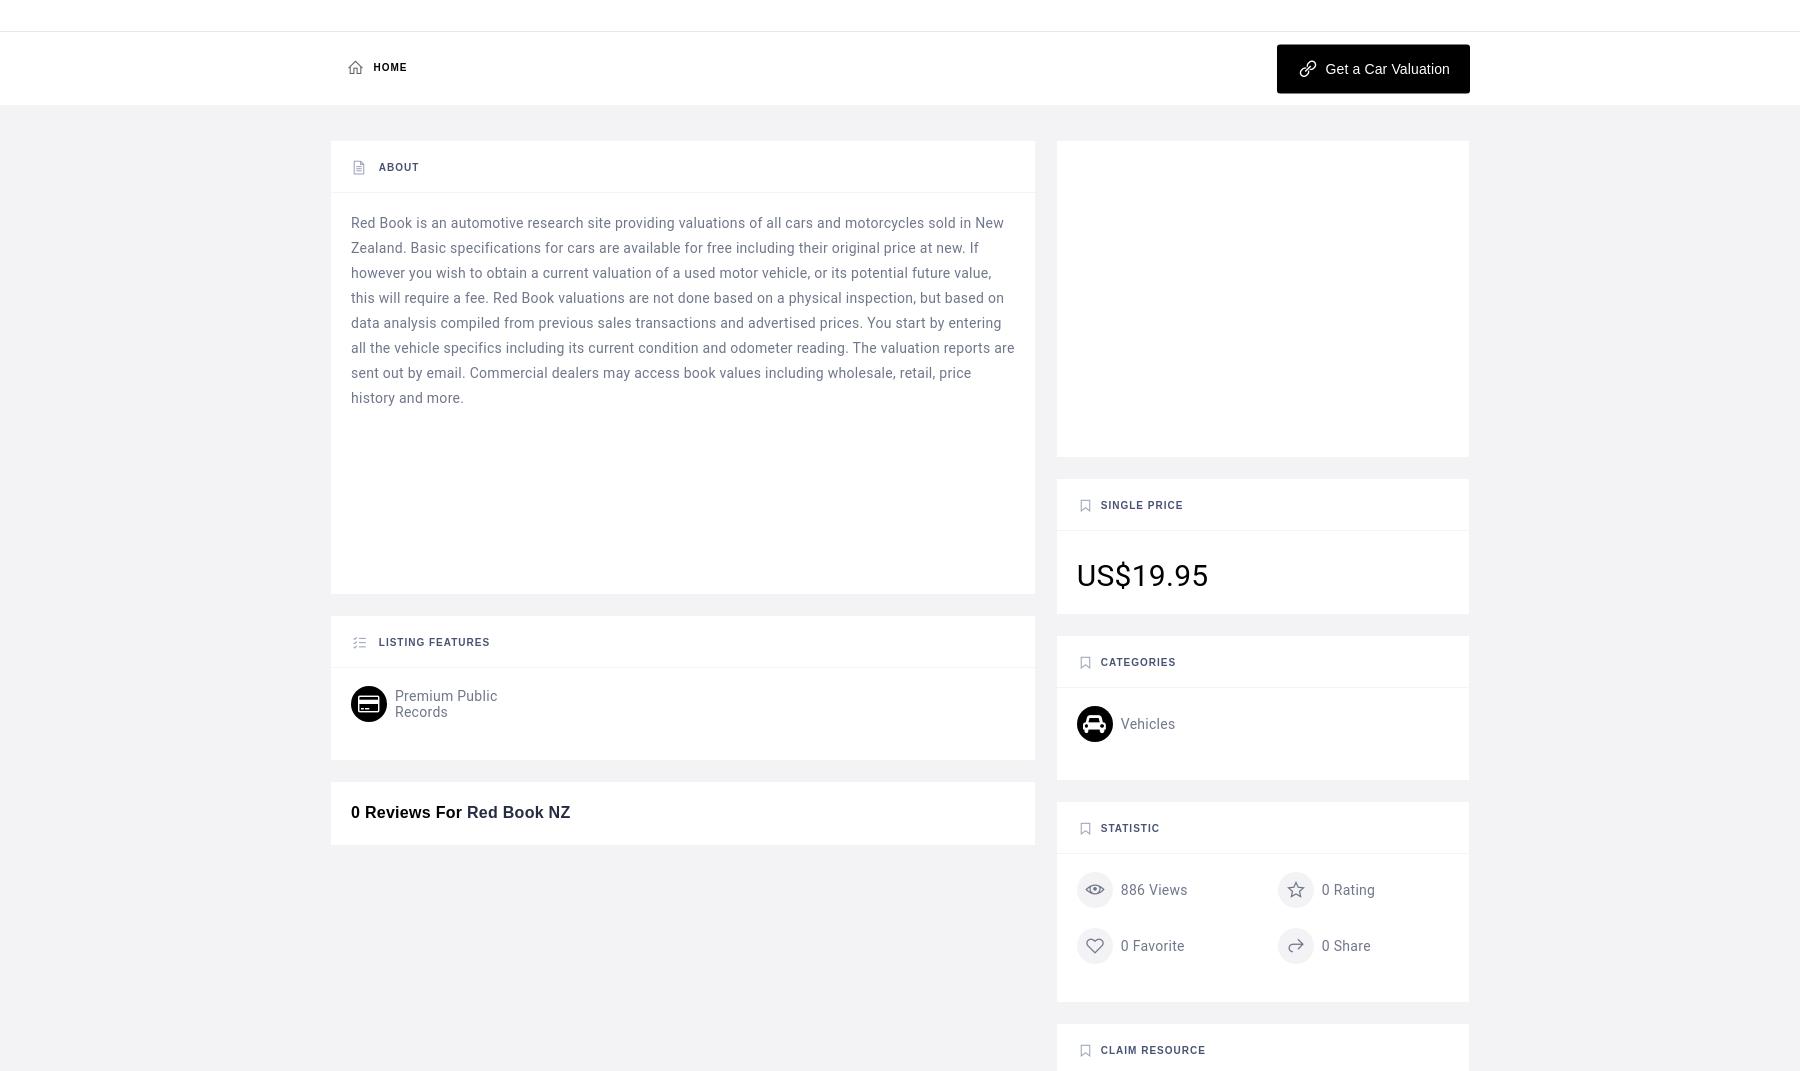 This screenshot has width=1800, height=1071. What do you see at coordinates (1099, 504) in the screenshot?
I see `'Single Price'` at bounding box center [1099, 504].